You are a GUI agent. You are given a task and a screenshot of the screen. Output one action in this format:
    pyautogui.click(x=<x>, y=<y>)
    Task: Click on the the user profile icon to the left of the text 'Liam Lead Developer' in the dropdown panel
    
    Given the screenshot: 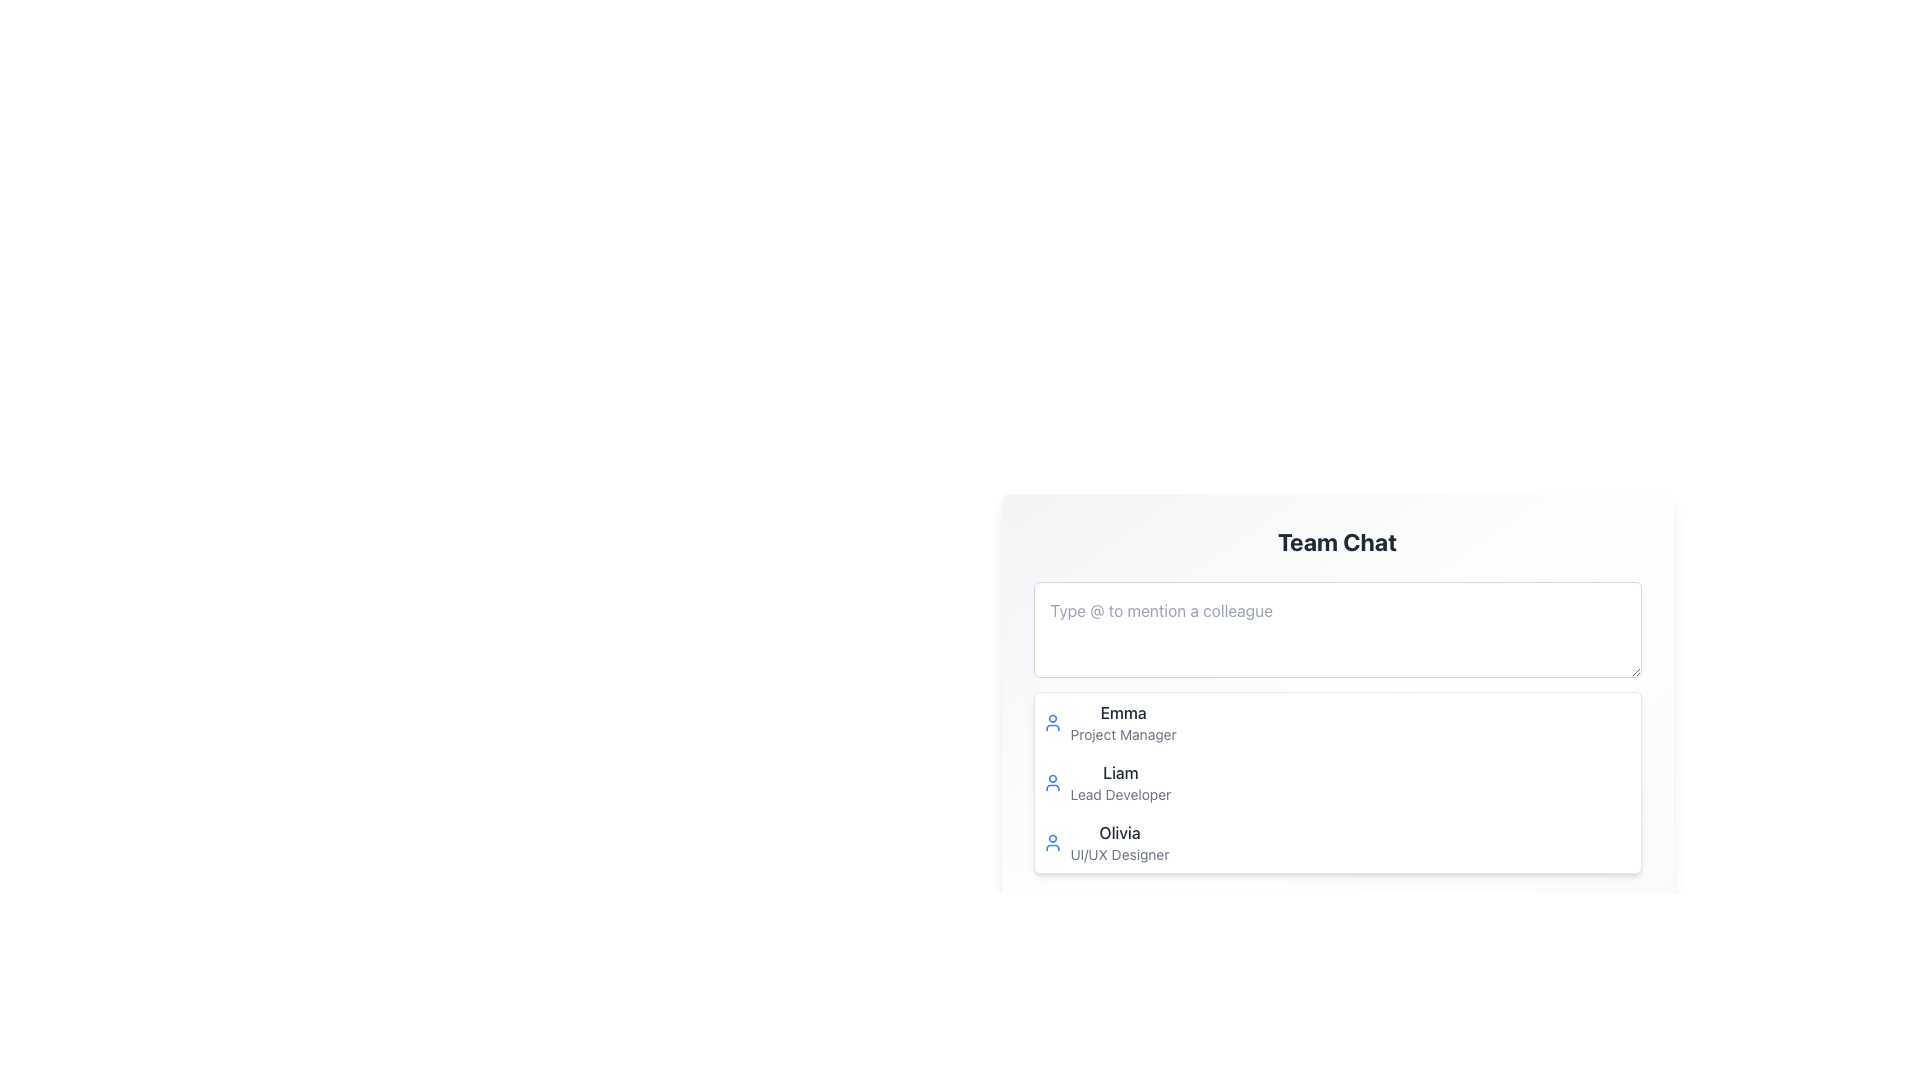 What is the action you would take?
    pyautogui.click(x=1051, y=782)
    